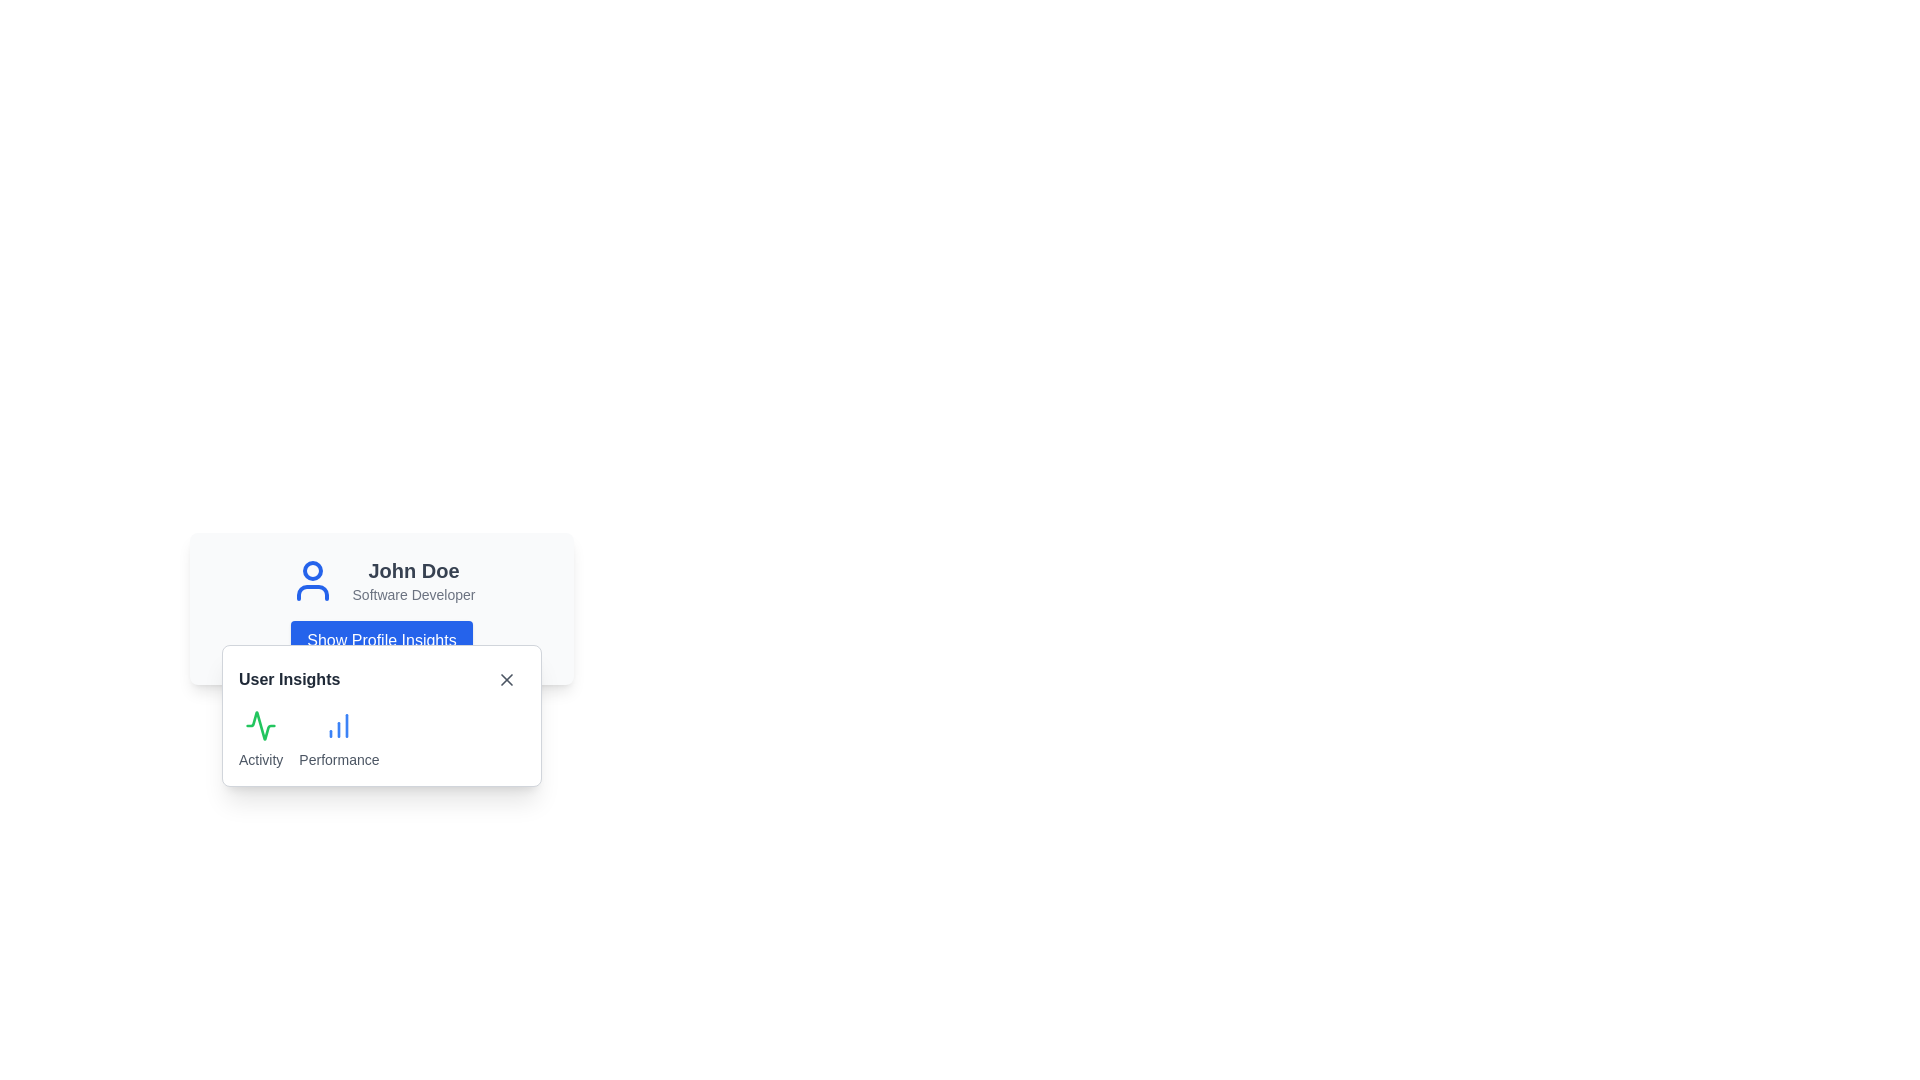 The height and width of the screenshot is (1080, 1920). I want to click on the button labeled 'Show Profile Insights', which is a rectangular button with a blue background and white text, so click(382, 640).